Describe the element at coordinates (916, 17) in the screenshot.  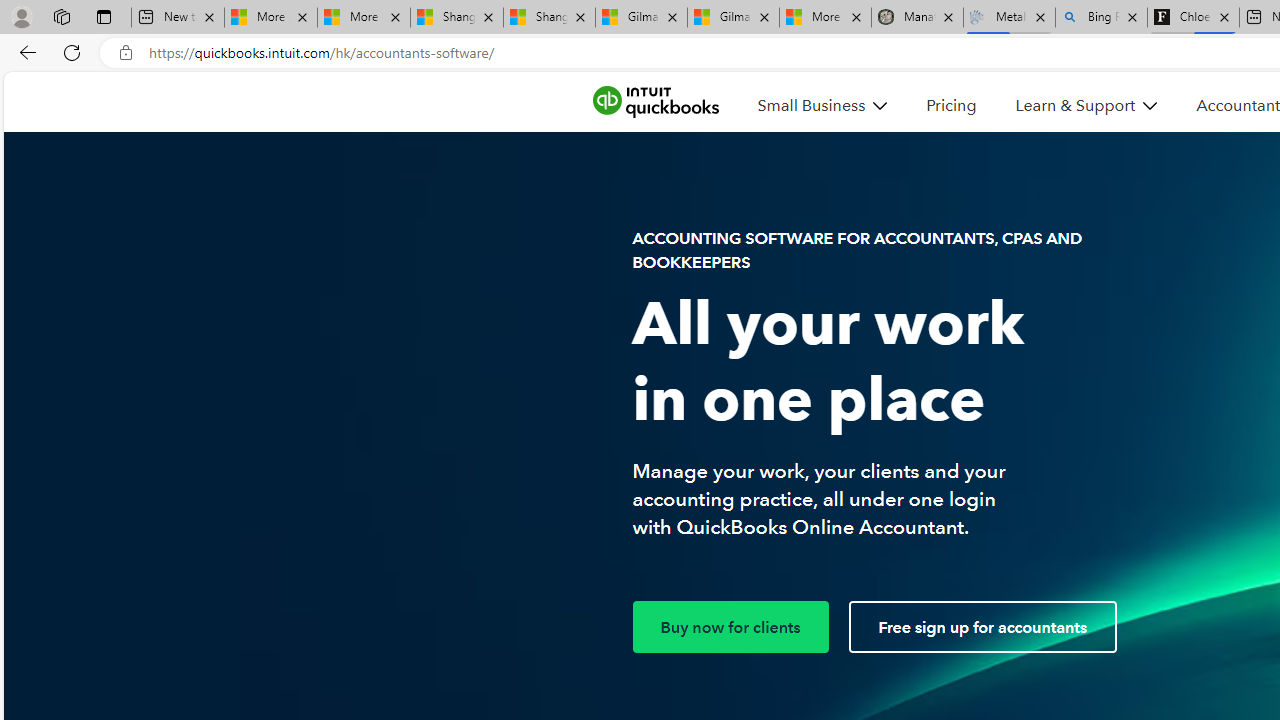
I see `'Manatee Mortality Statistics | FWC'` at that location.